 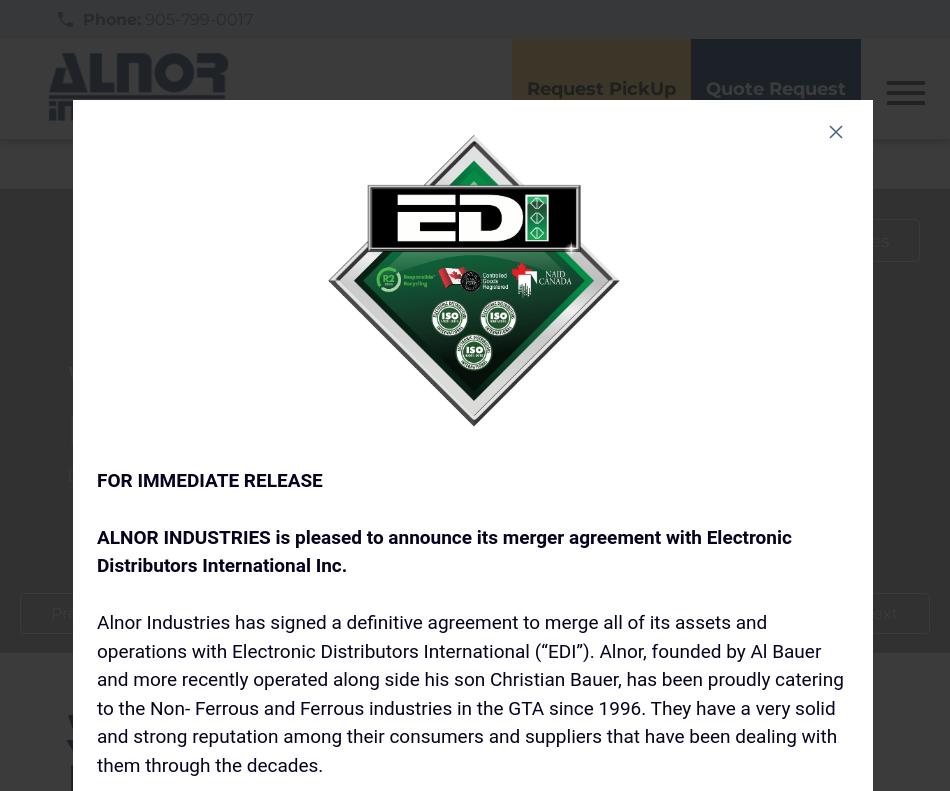 What do you see at coordinates (68, 612) in the screenshot?
I see `'Prev'` at bounding box center [68, 612].